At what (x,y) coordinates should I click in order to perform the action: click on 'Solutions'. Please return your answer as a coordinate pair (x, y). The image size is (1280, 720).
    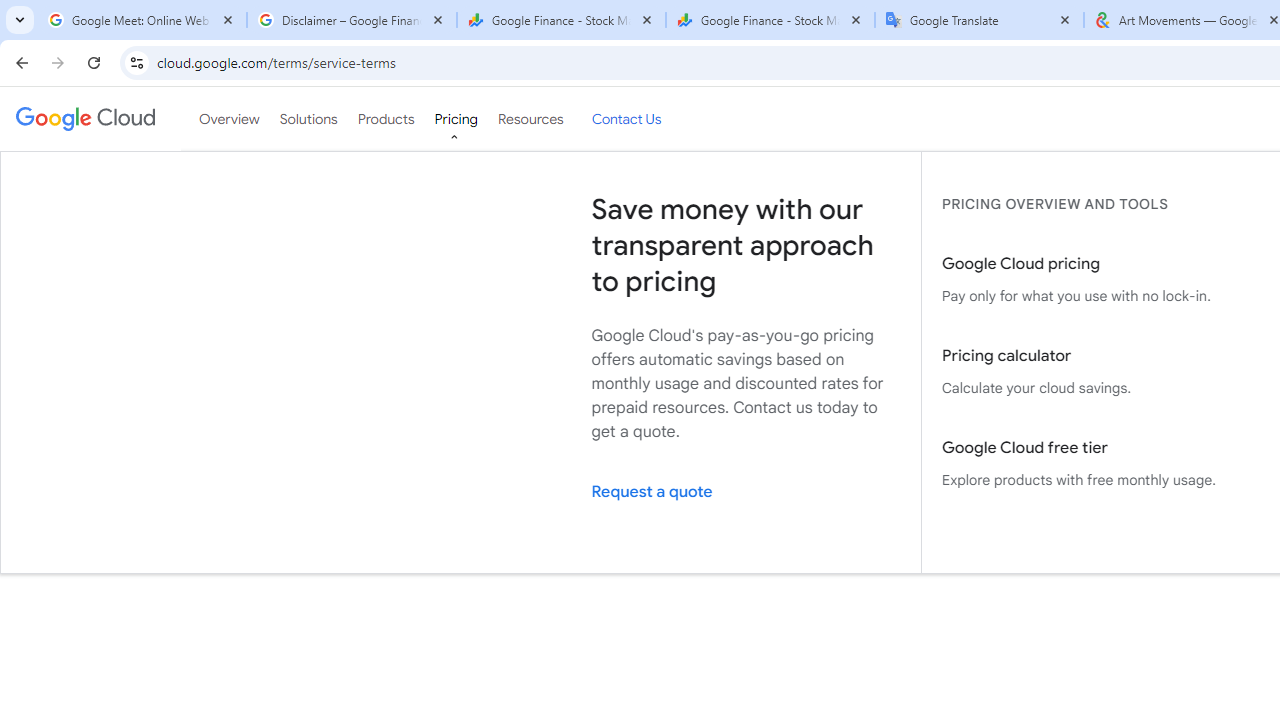
    Looking at the image, I should click on (307, 119).